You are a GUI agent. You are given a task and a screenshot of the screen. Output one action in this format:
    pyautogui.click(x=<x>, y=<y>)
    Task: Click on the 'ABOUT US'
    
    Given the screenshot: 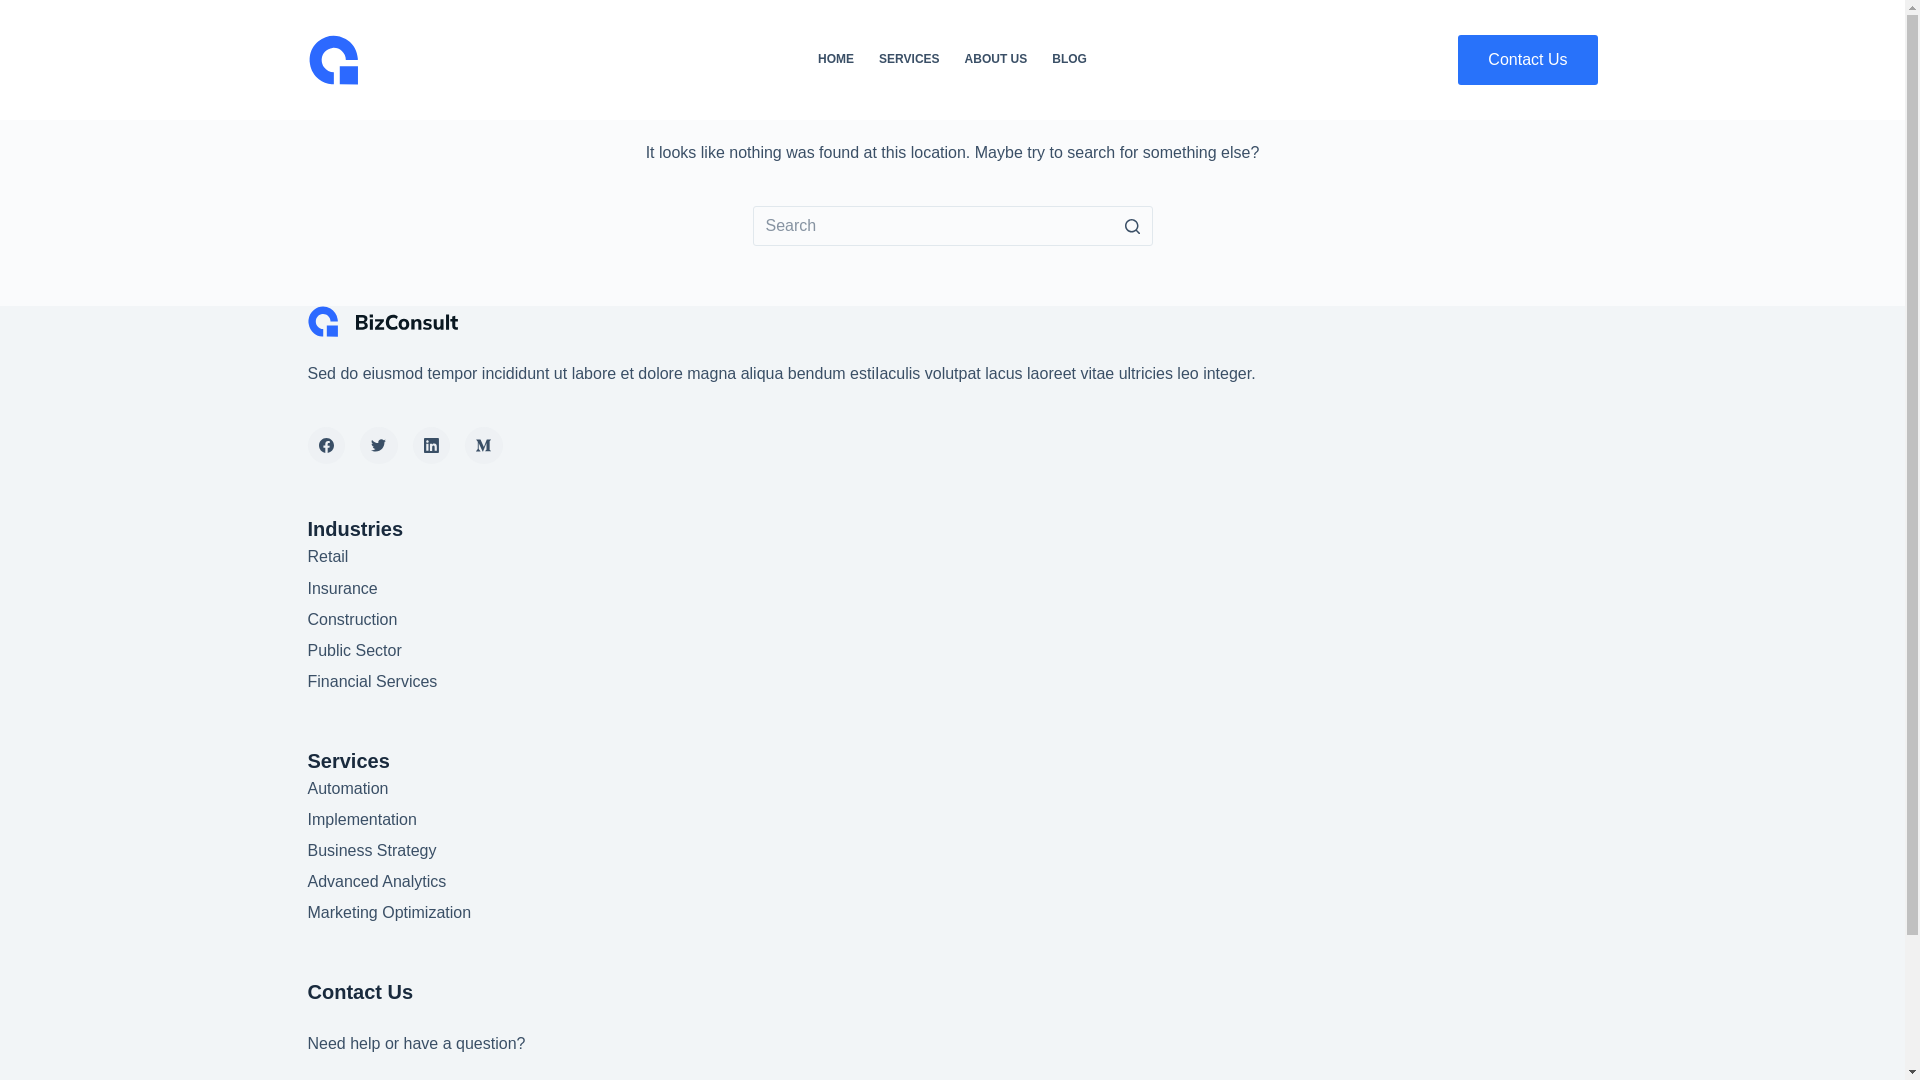 What is the action you would take?
    pyautogui.click(x=996, y=59)
    